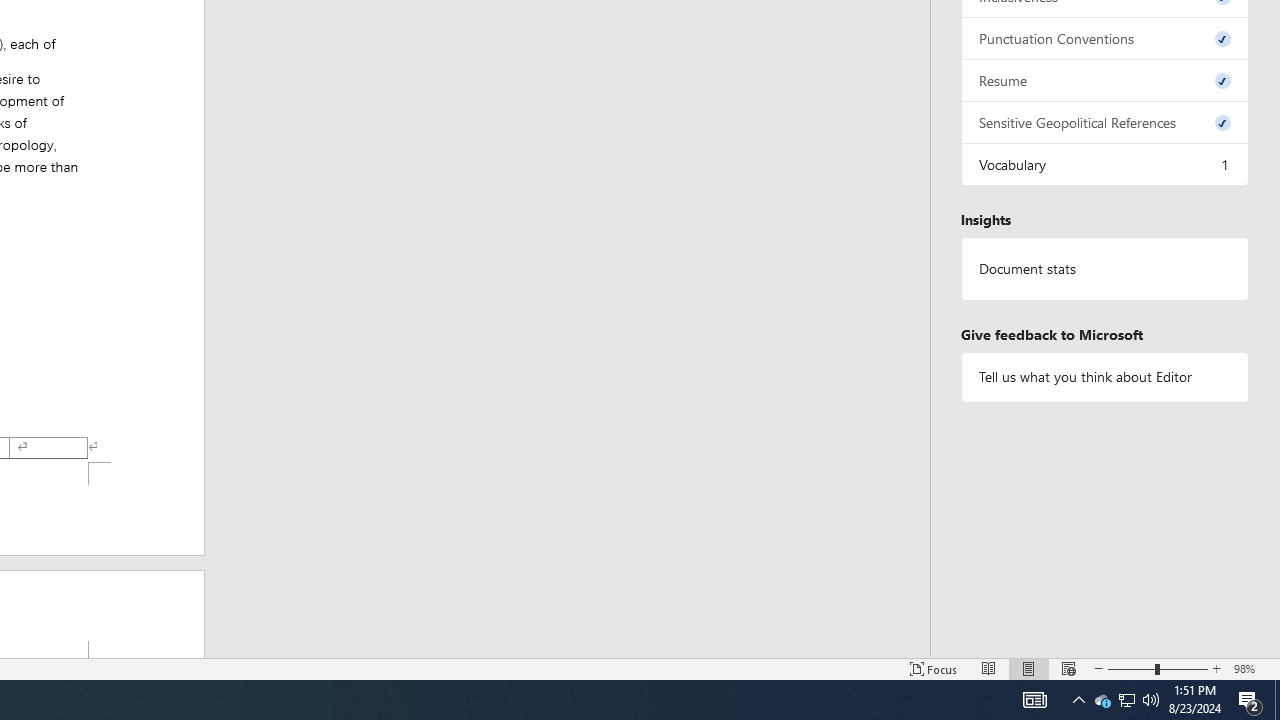 The image size is (1280, 720). I want to click on 'Tell us what you think about Editor', so click(1104, 377).